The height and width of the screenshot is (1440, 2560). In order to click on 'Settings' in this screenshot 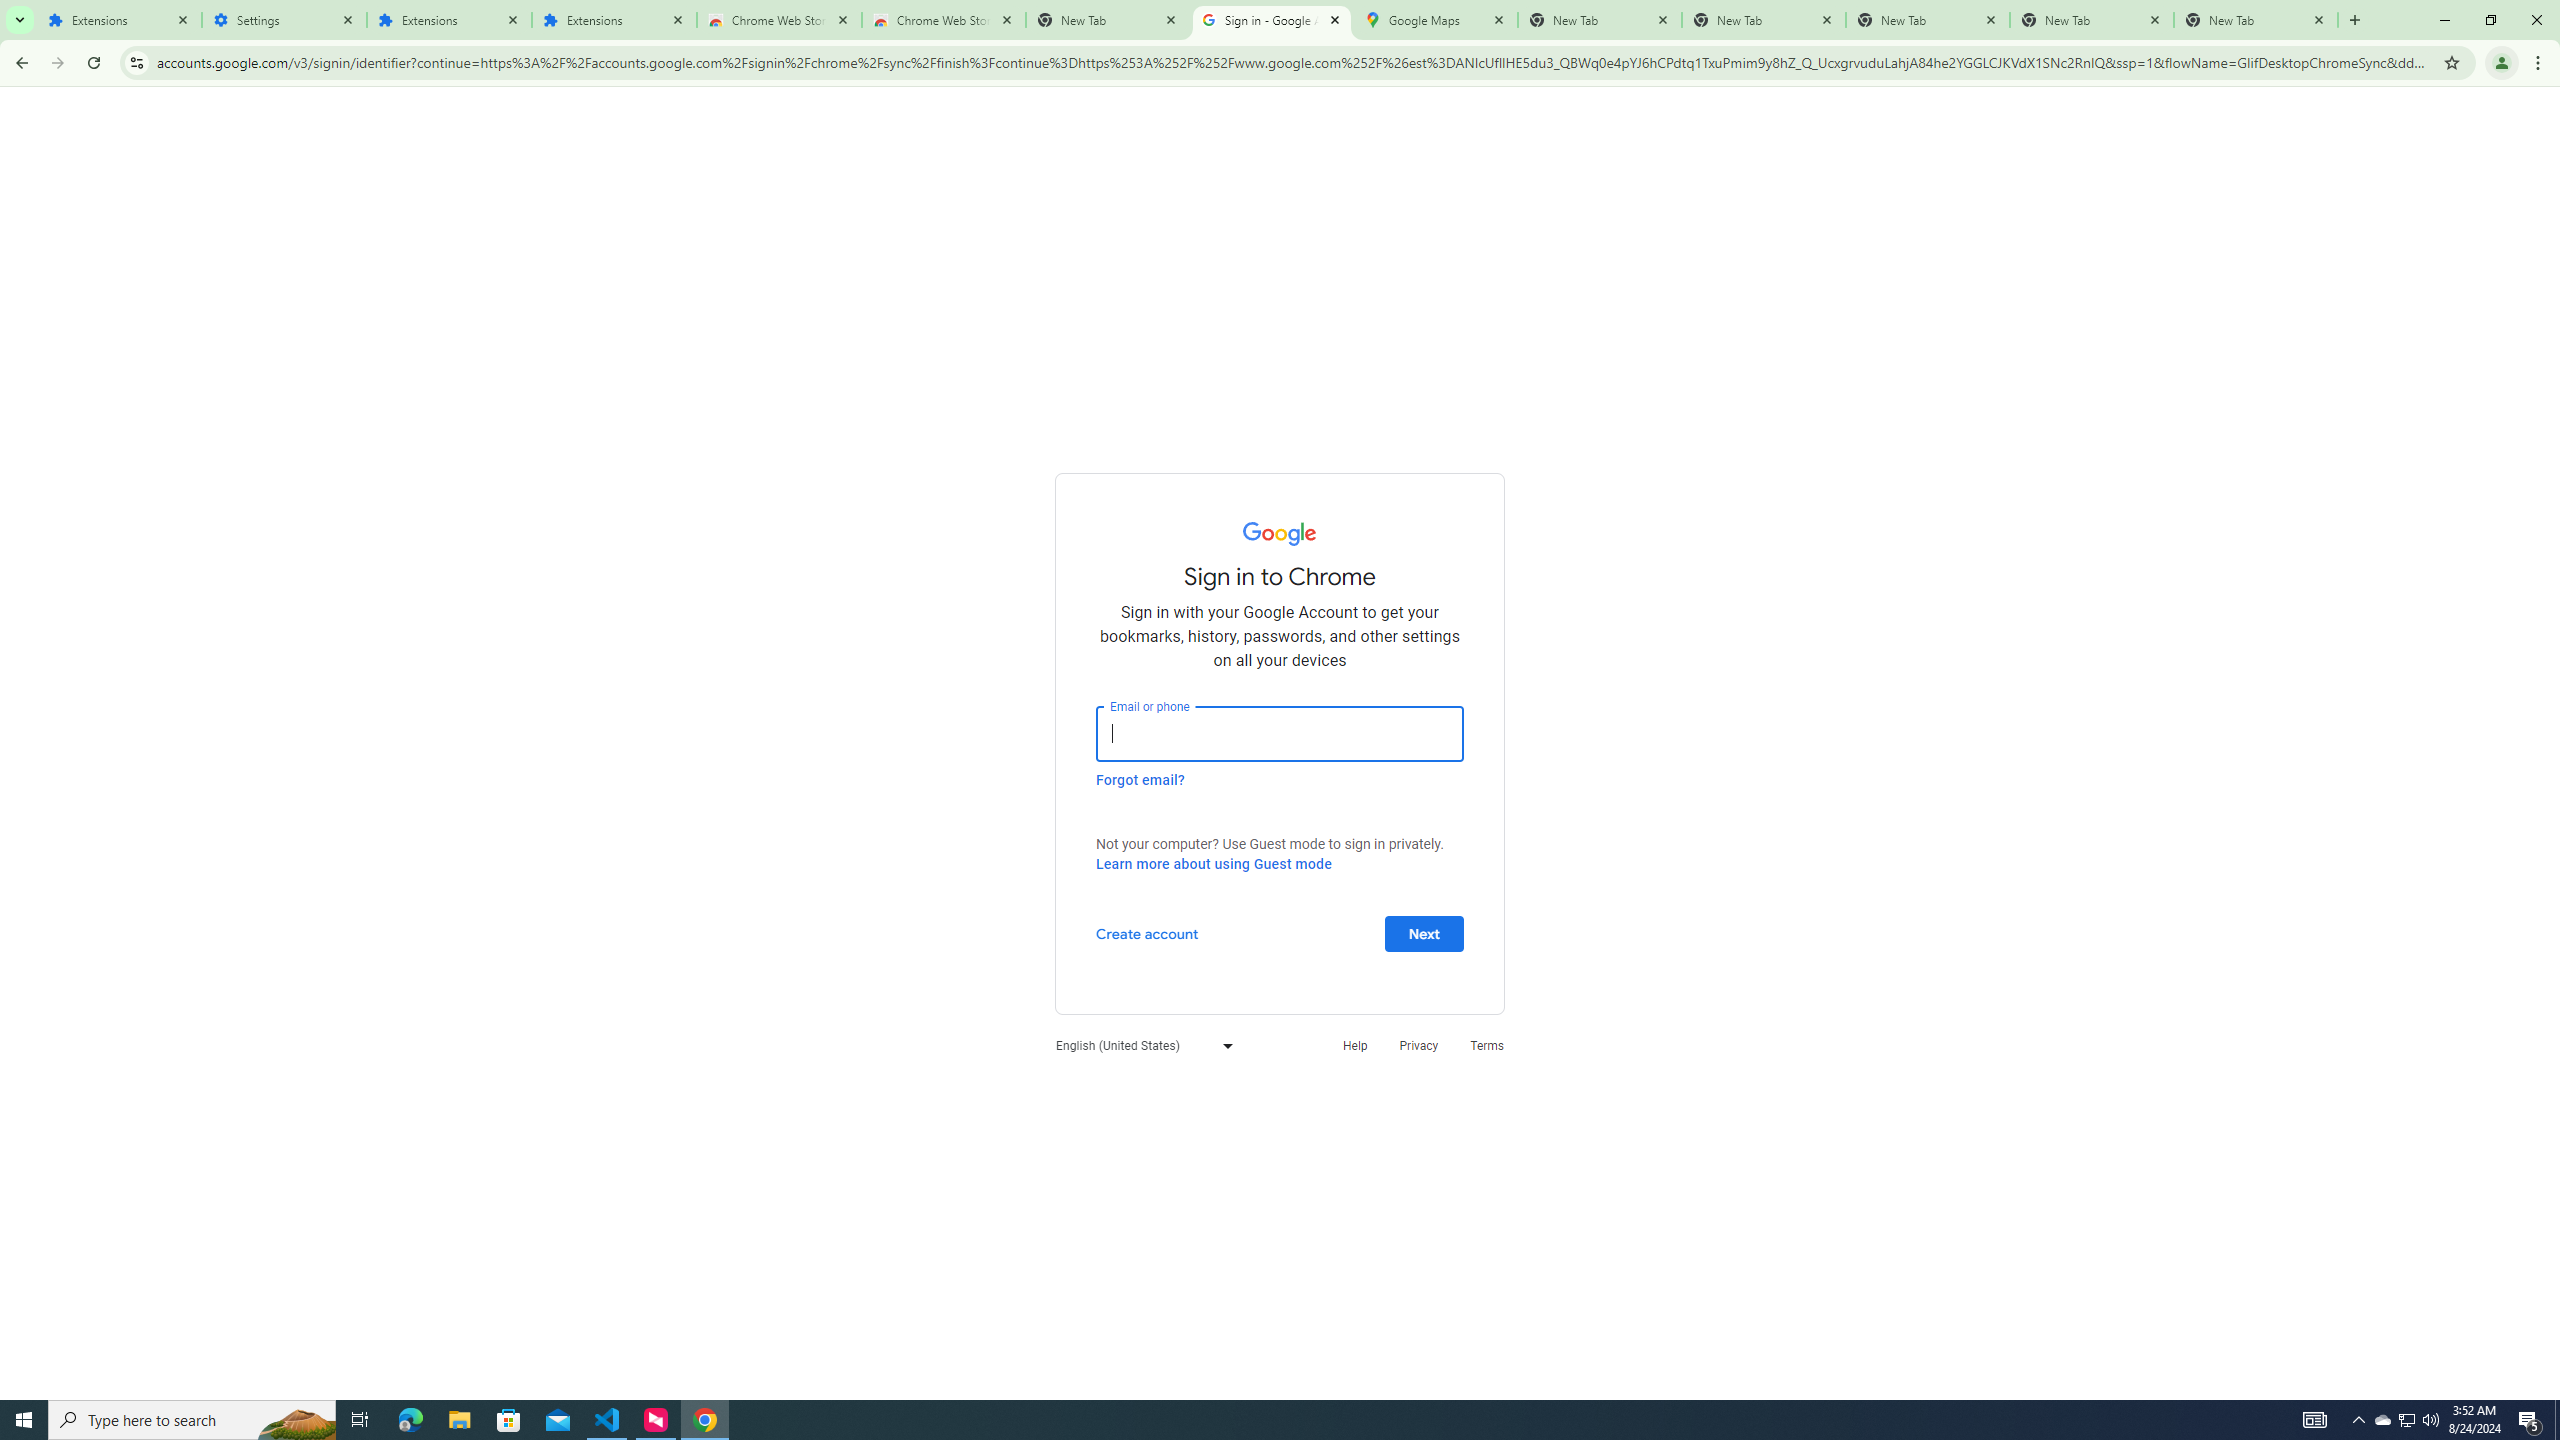, I will do `click(284, 19)`.